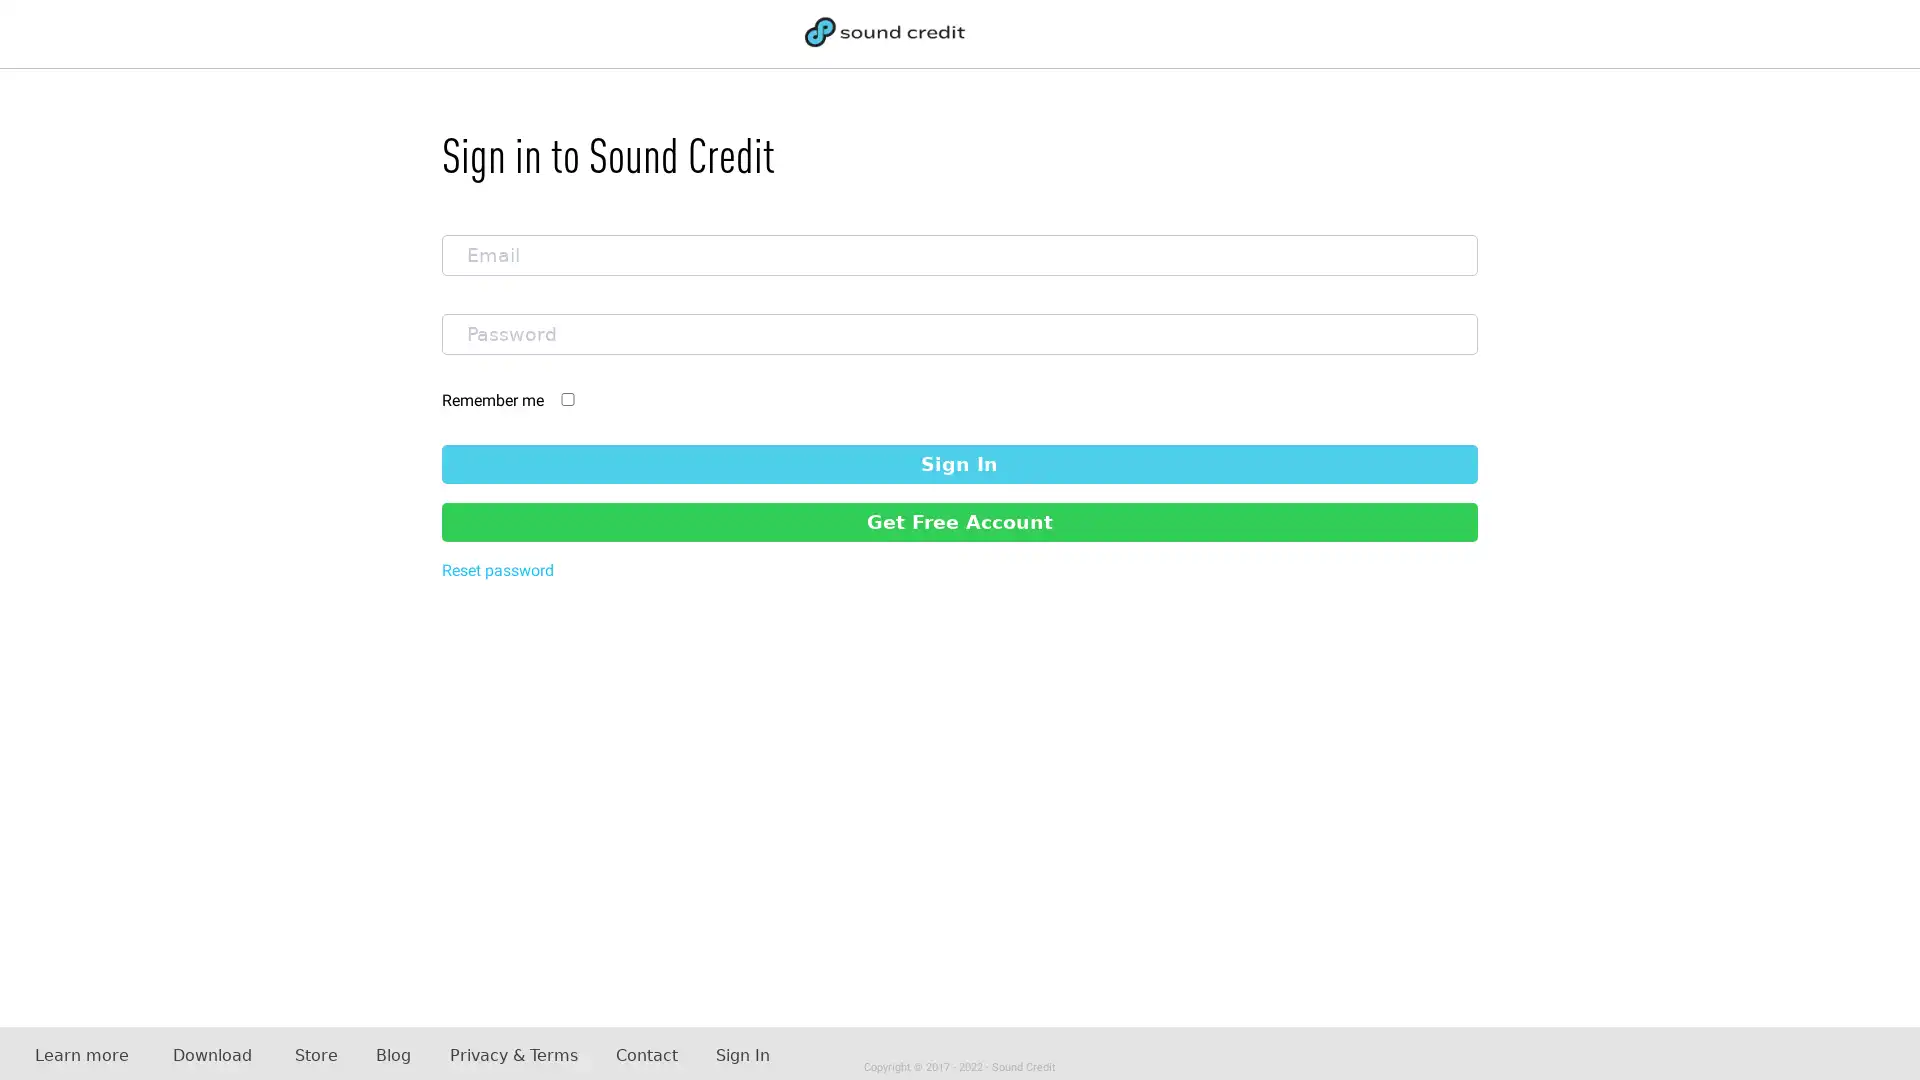  Describe the element at coordinates (958, 520) in the screenshot. I see `Get Free Account` at that location.